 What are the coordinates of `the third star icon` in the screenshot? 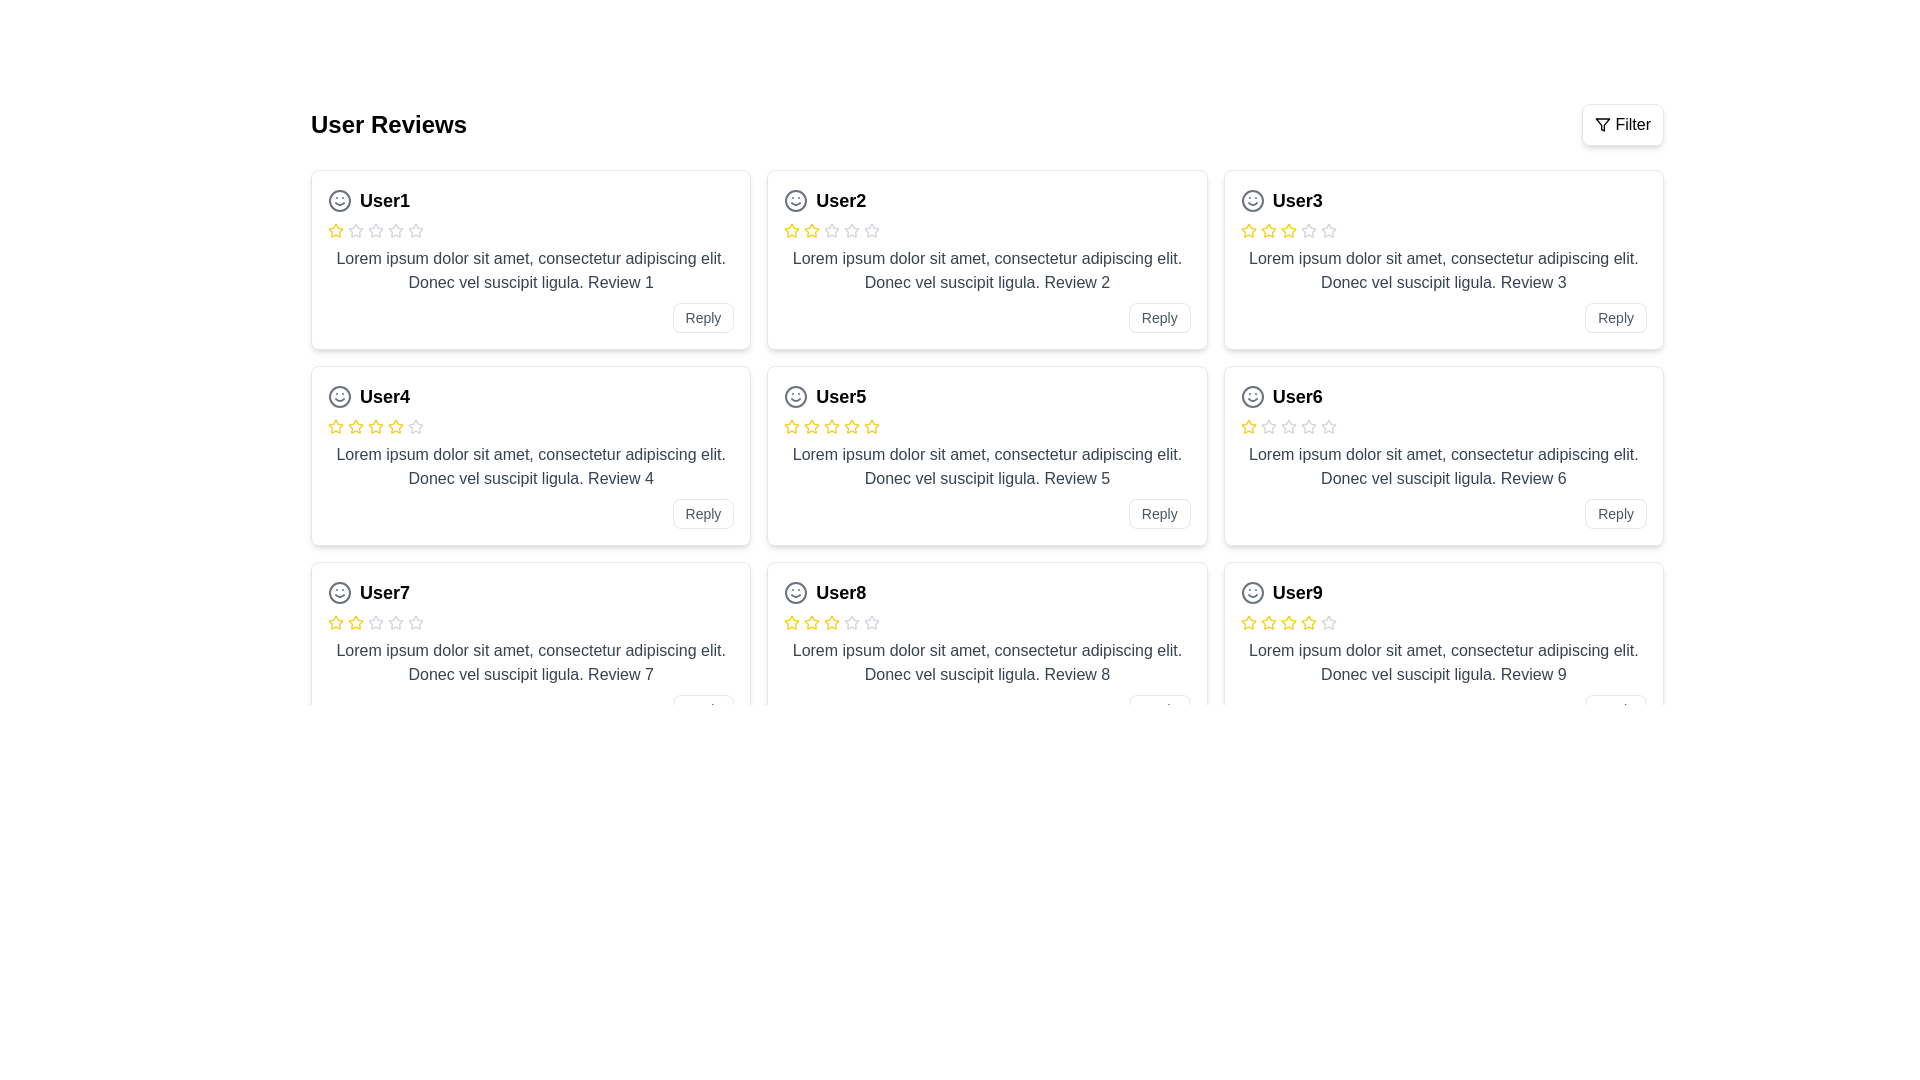 It's located at (1308, 425).